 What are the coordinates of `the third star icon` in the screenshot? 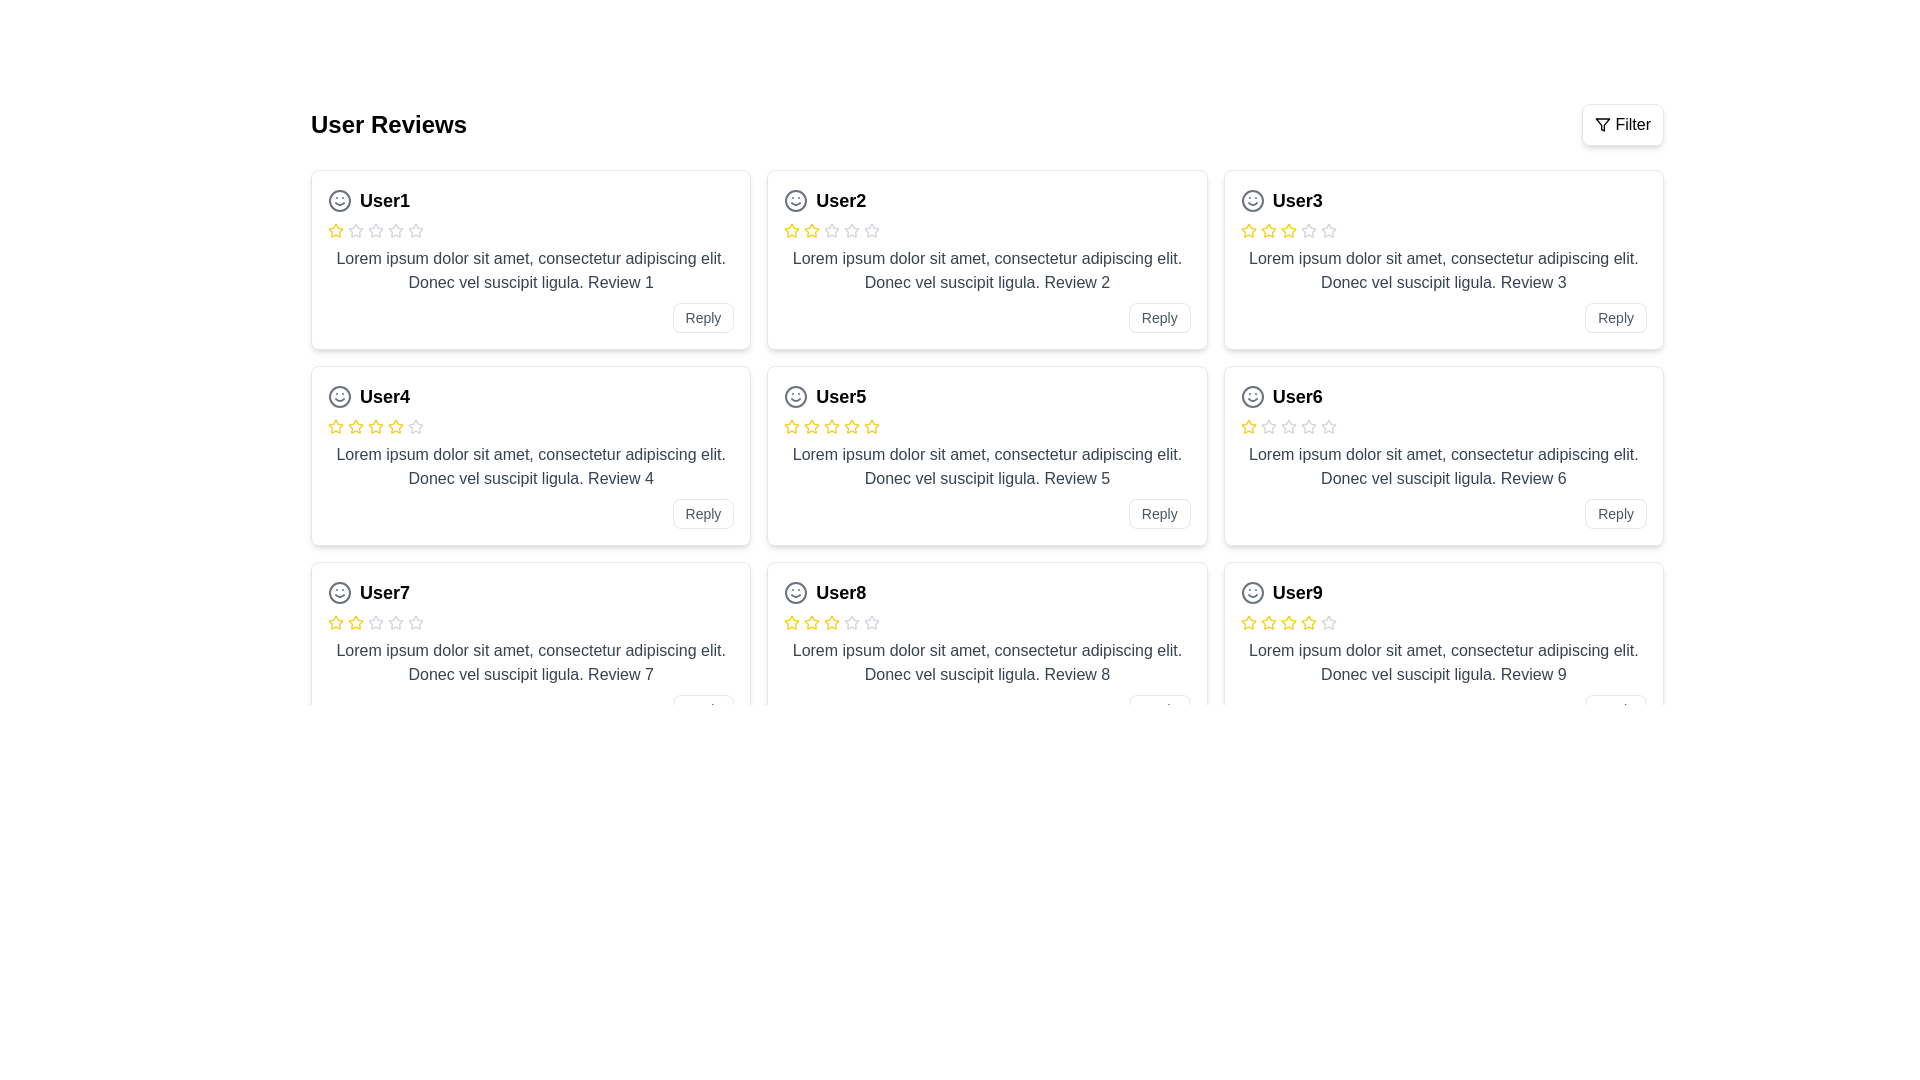 It's located at (1308, 425).